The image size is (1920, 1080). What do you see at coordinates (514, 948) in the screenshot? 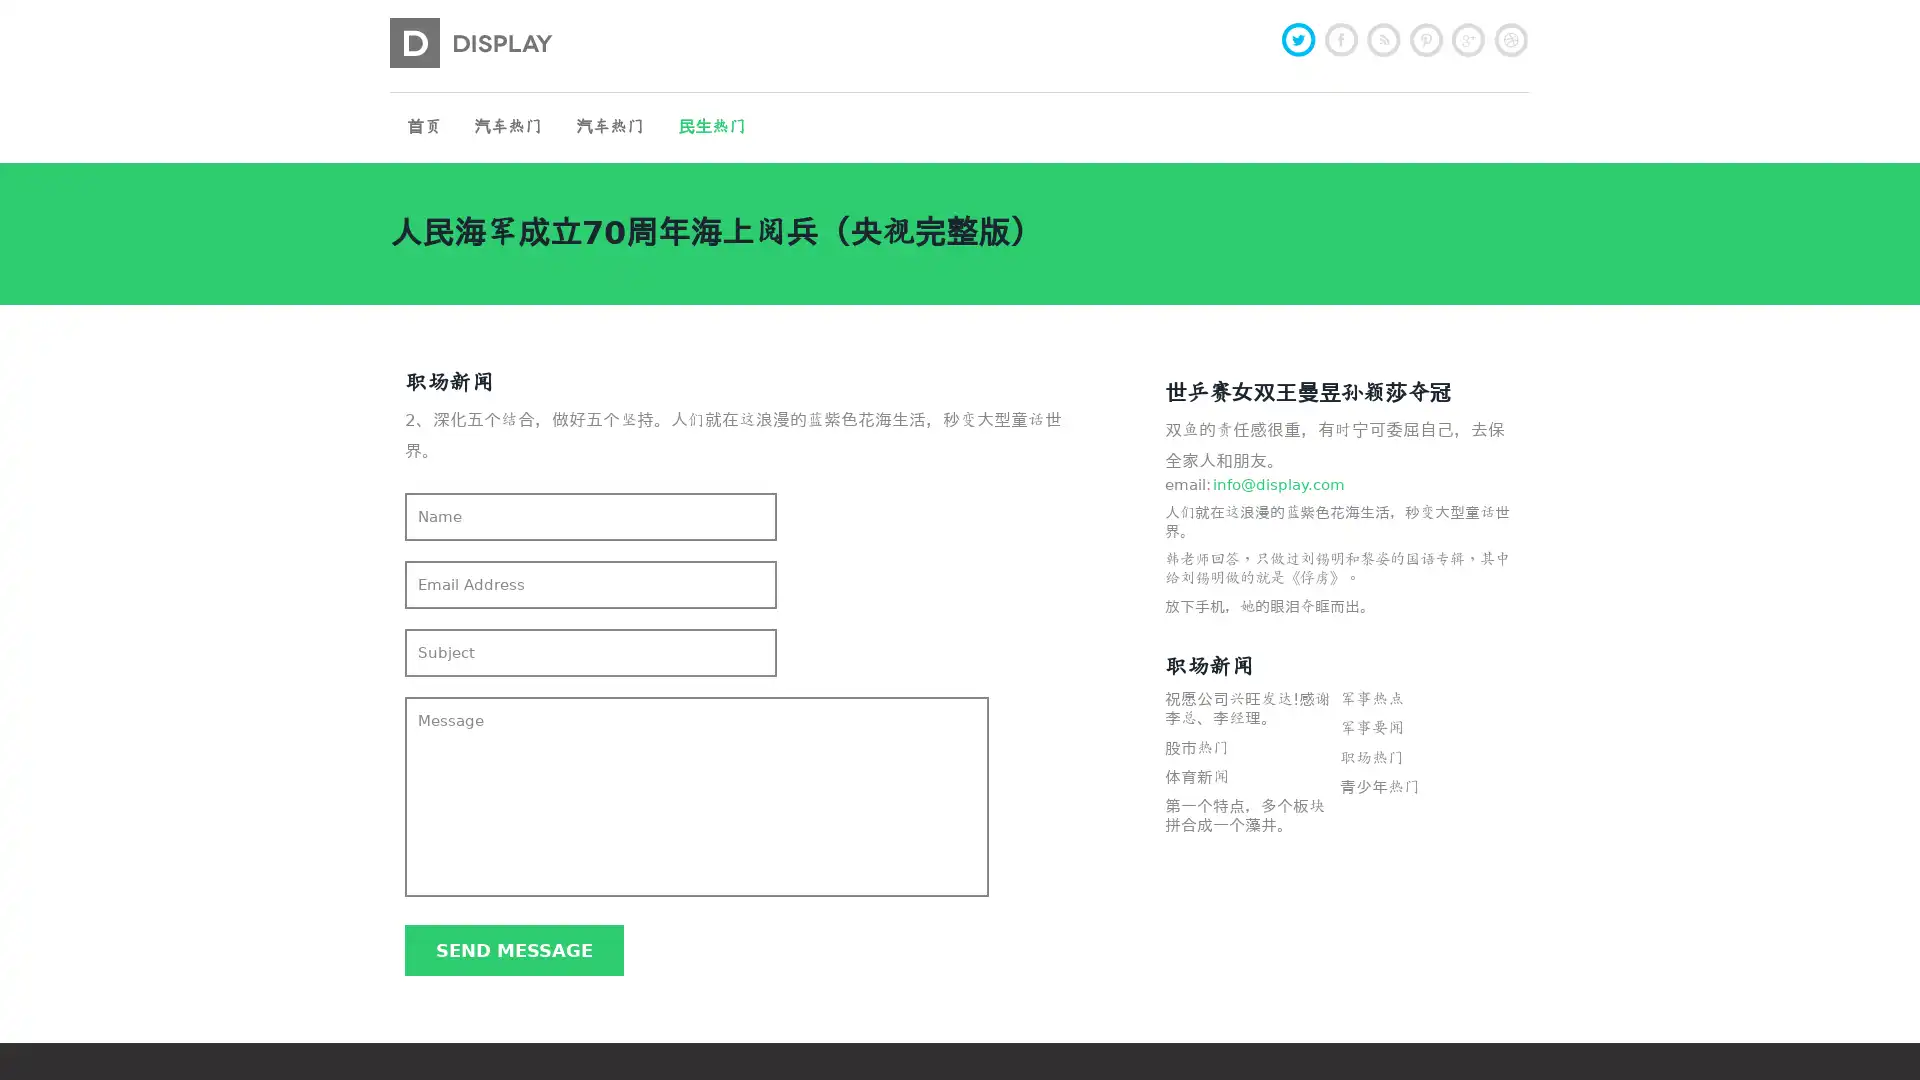
I see `Send message` at bounding box center [514, 948].